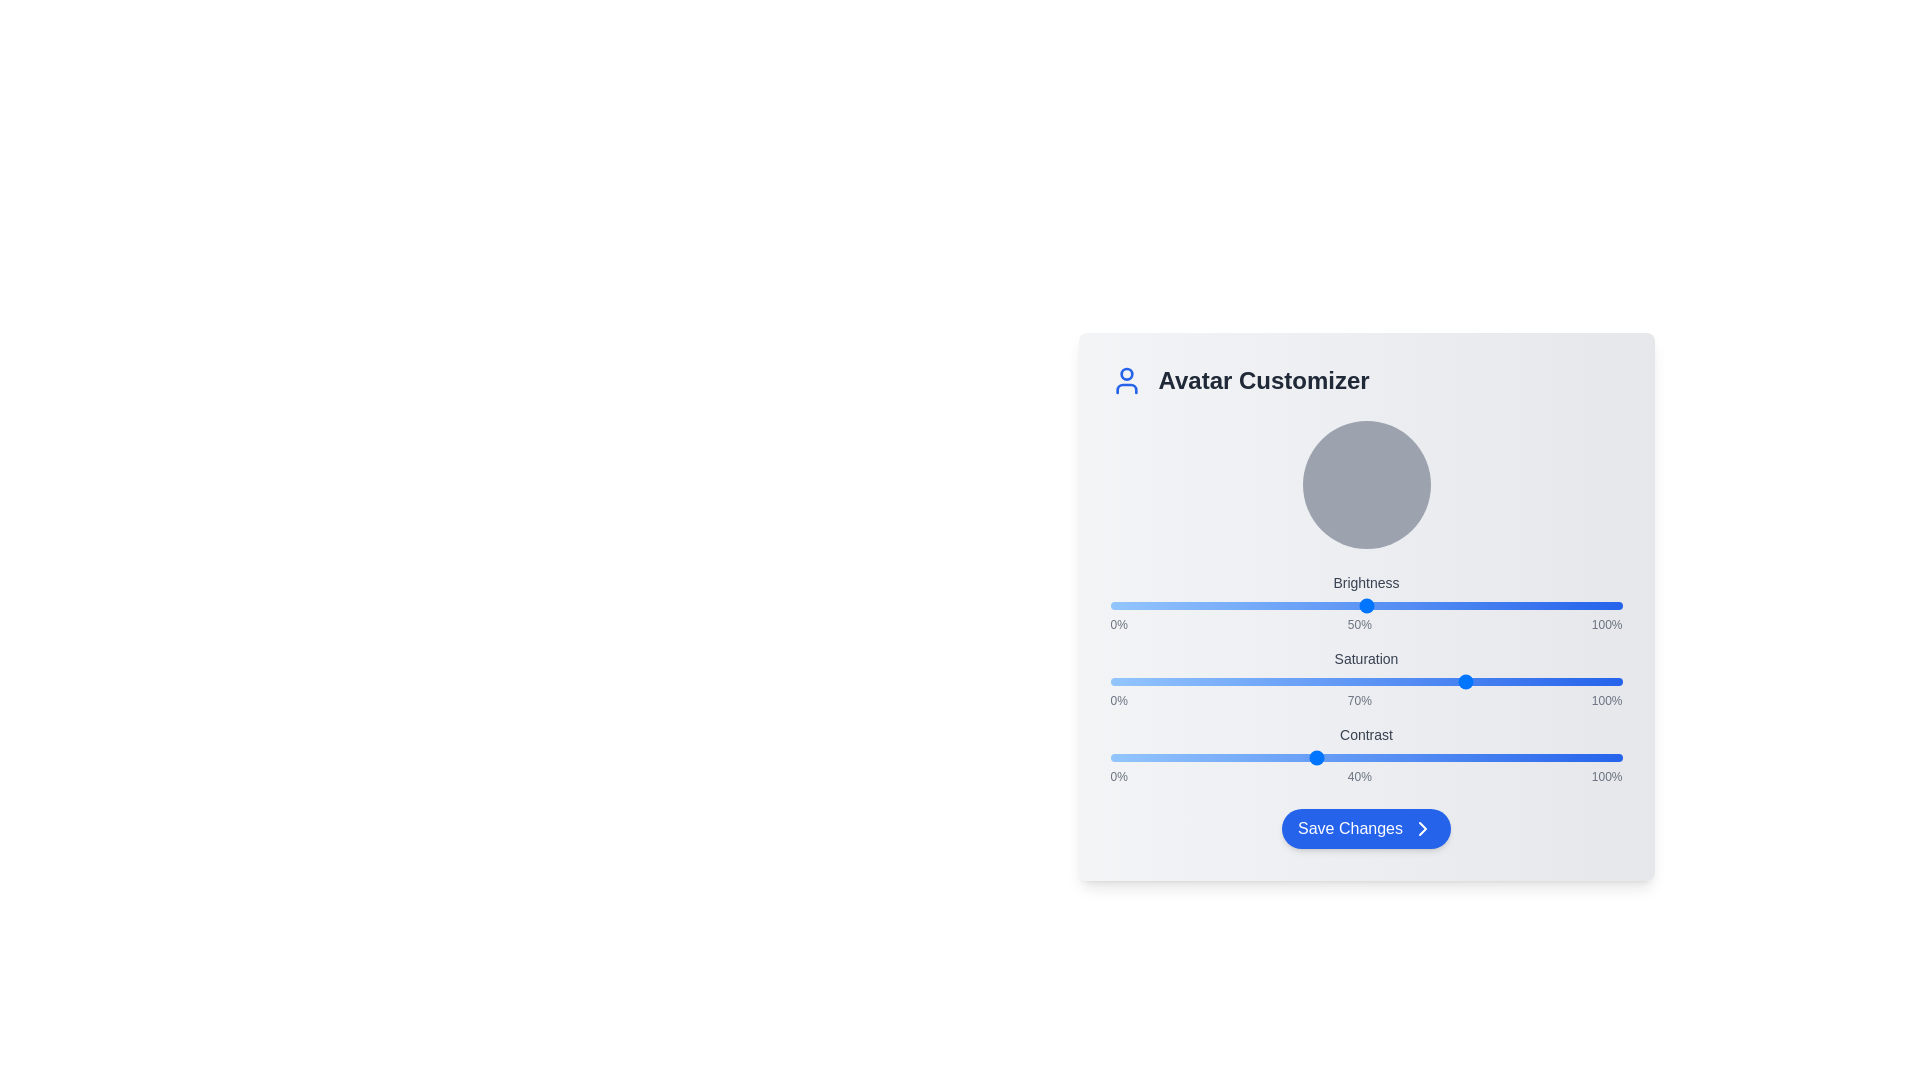 This screenshot has width=1920, height=1080. I want to click on the contrast slider to 93%, so click(1585, 758).